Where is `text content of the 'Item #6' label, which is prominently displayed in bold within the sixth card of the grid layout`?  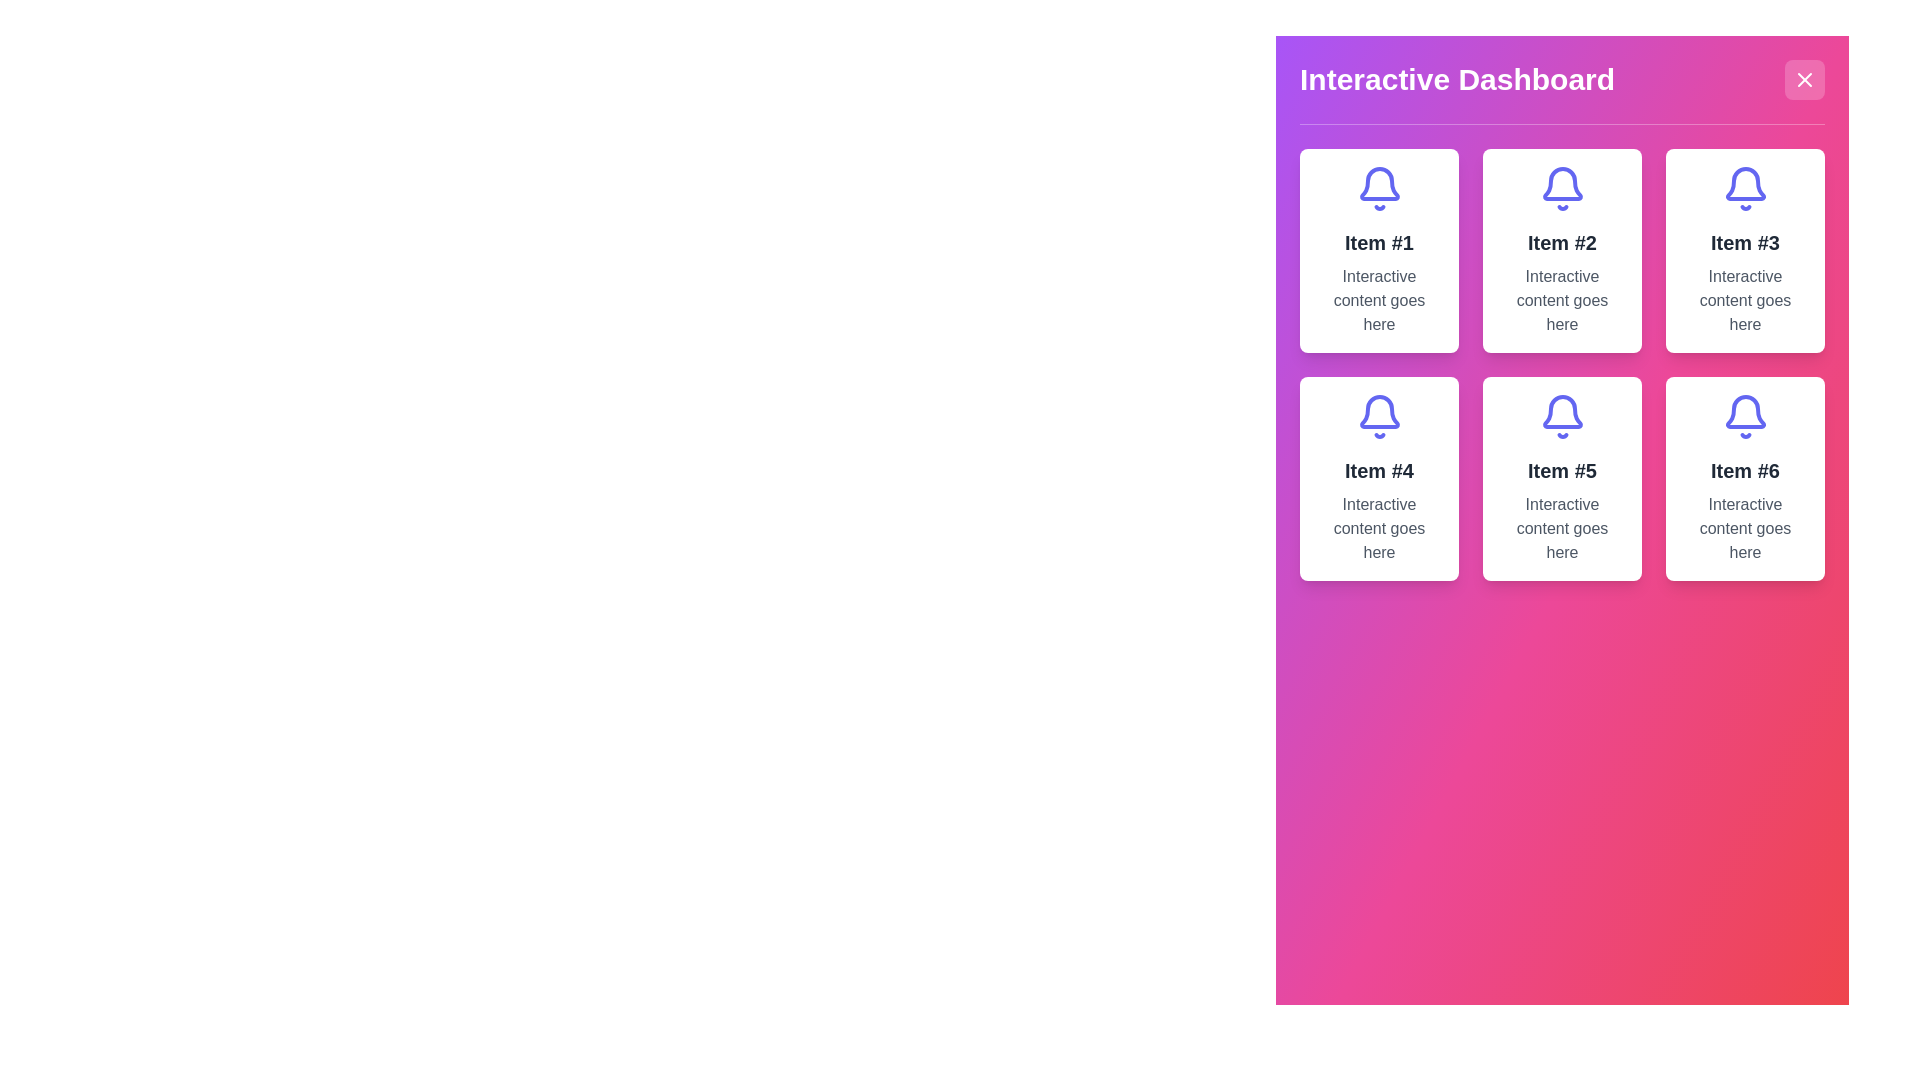 text content of the 'Item #6' label, which is prominently displayed in bold within the sixth card of the grid layout is located at coordinates (1744, 470).